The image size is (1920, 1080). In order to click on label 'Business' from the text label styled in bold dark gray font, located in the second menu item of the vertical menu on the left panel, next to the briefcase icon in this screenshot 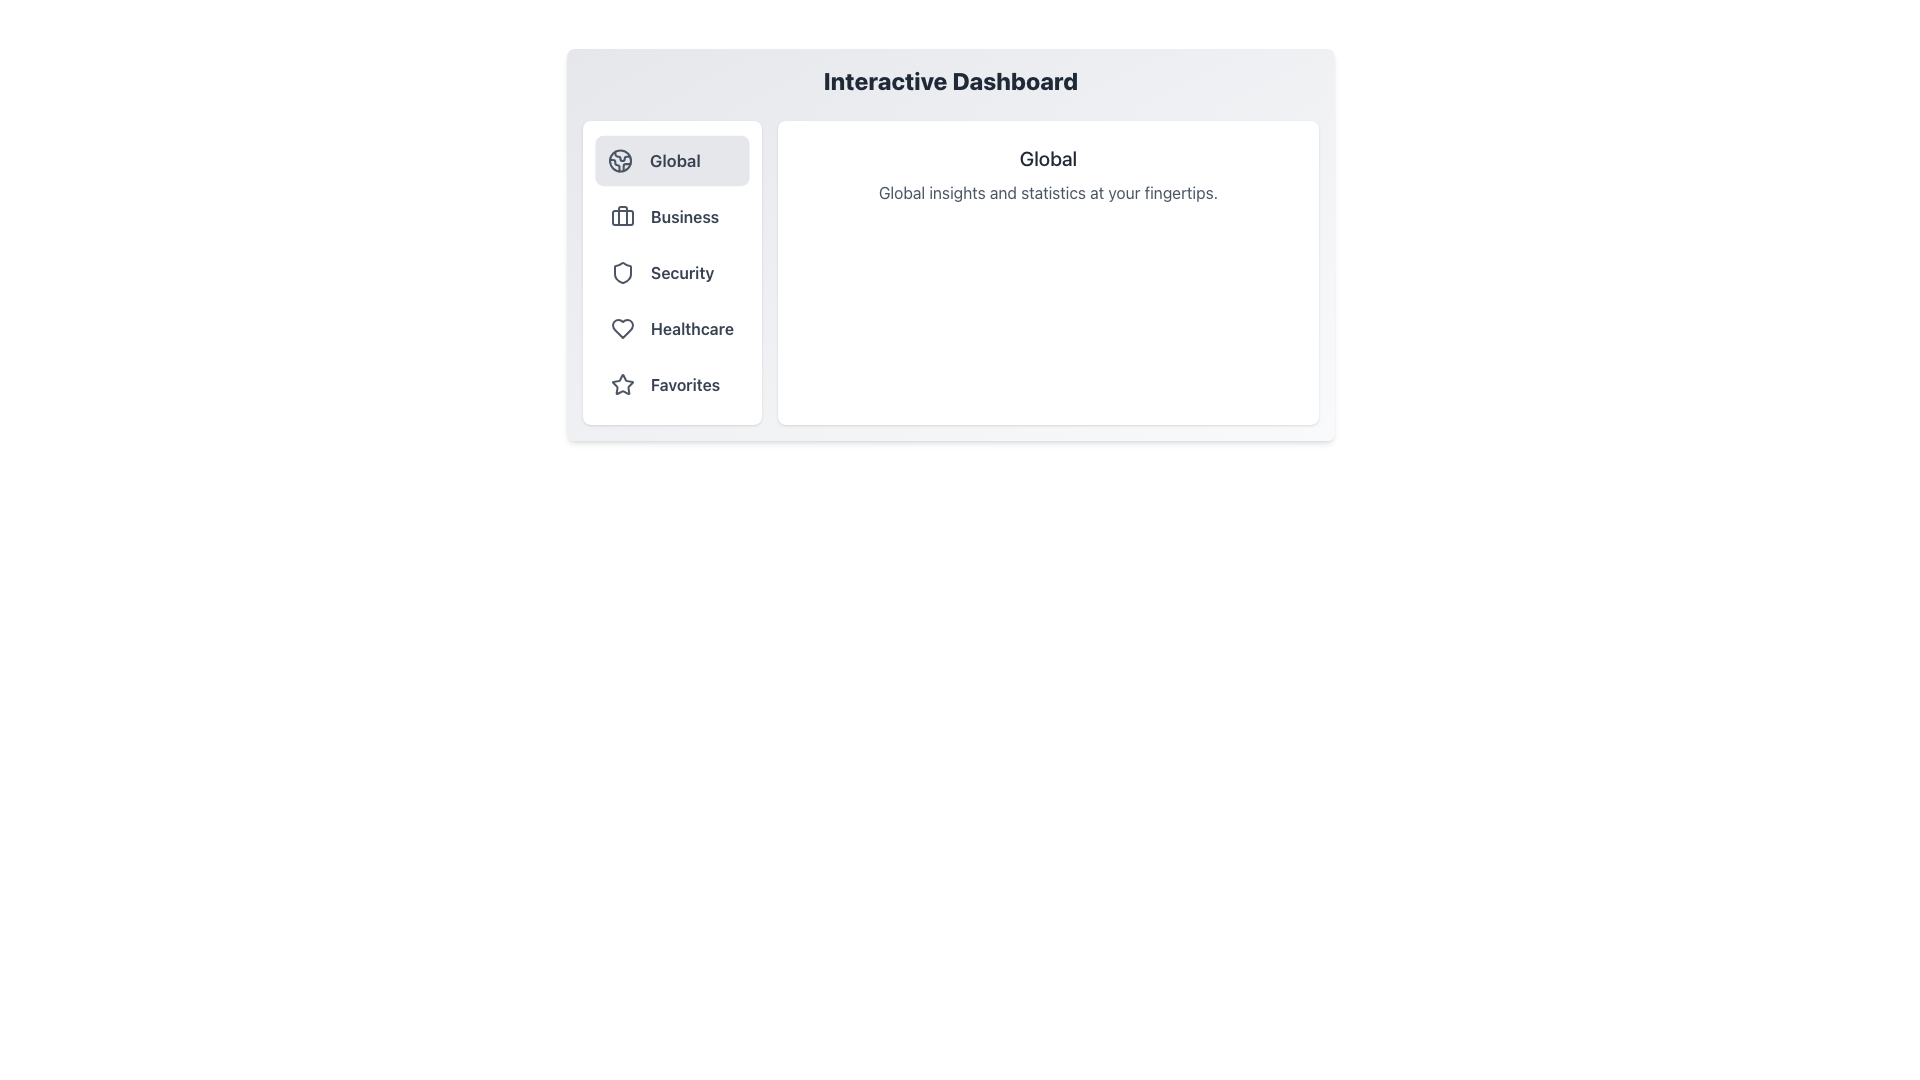, I will do `click(685, 216)`.